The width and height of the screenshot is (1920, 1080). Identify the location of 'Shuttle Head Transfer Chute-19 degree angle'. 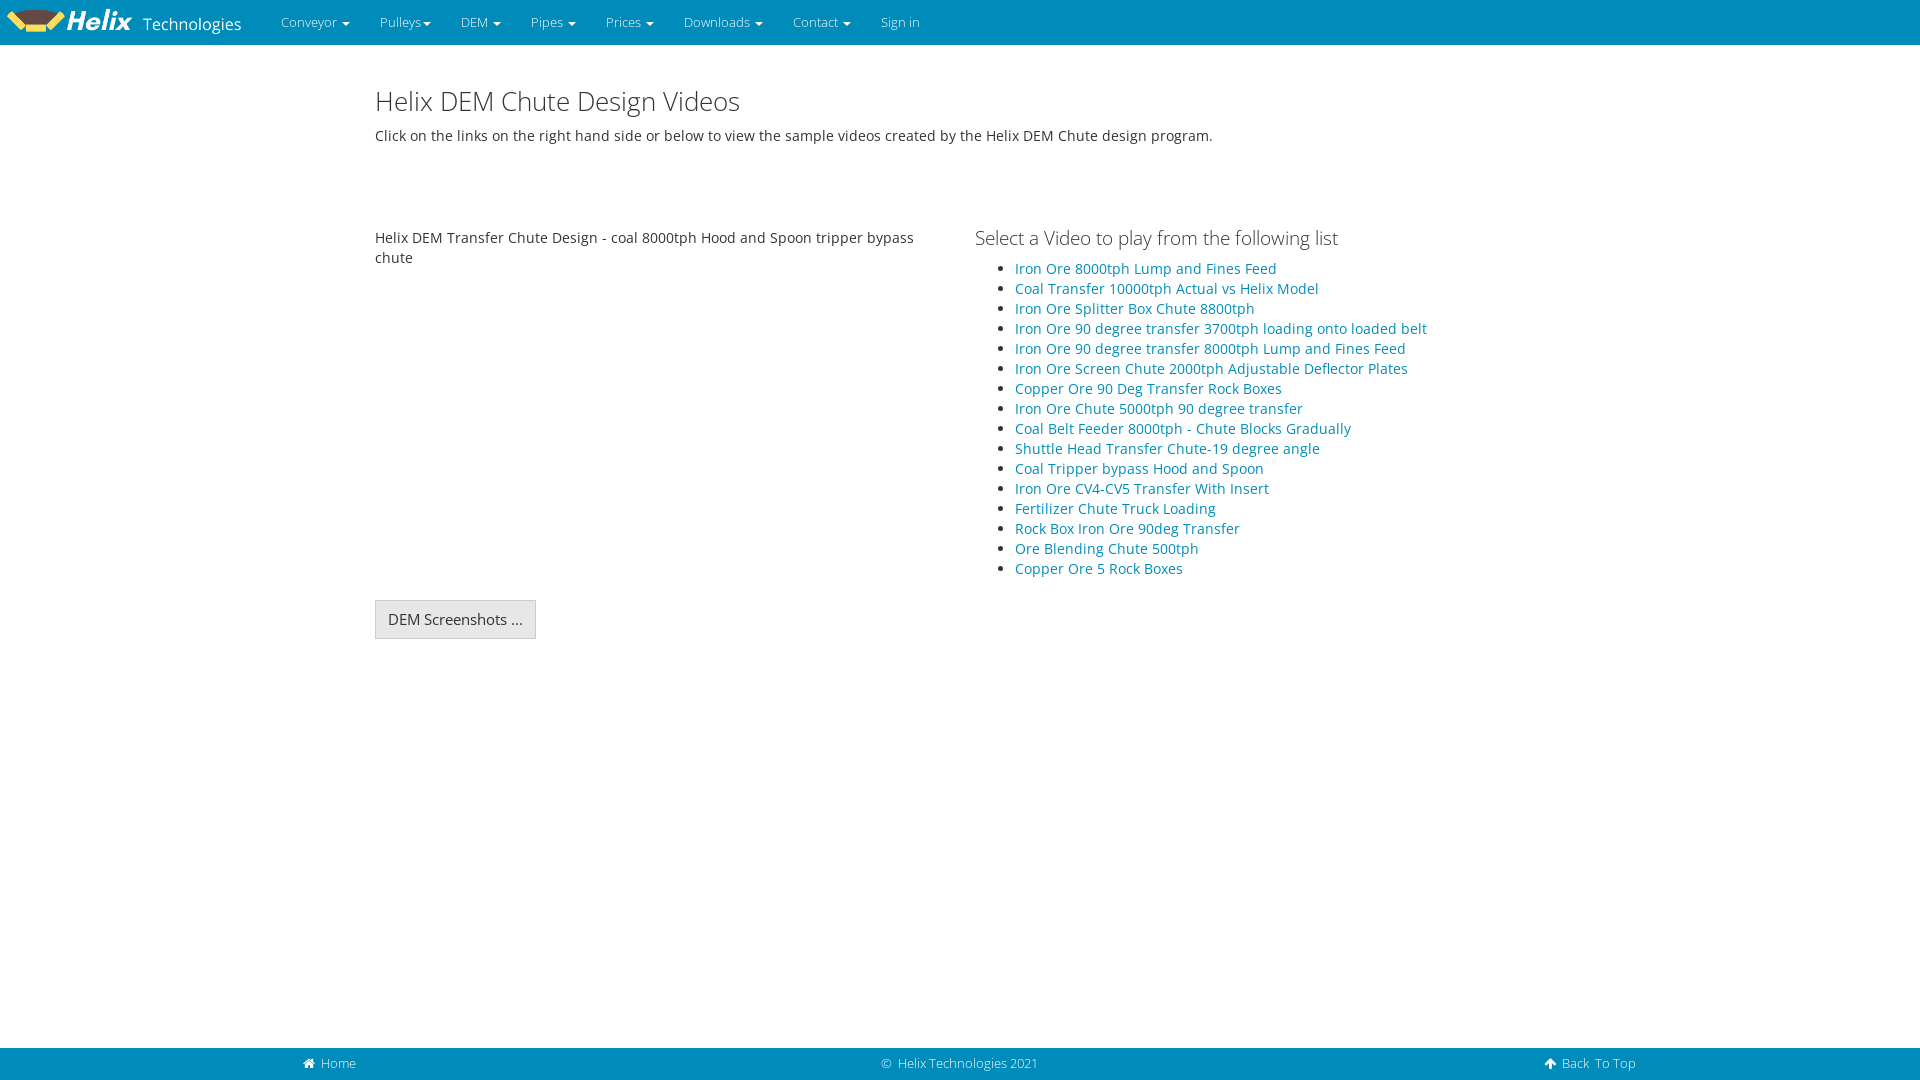
(1167, 447).